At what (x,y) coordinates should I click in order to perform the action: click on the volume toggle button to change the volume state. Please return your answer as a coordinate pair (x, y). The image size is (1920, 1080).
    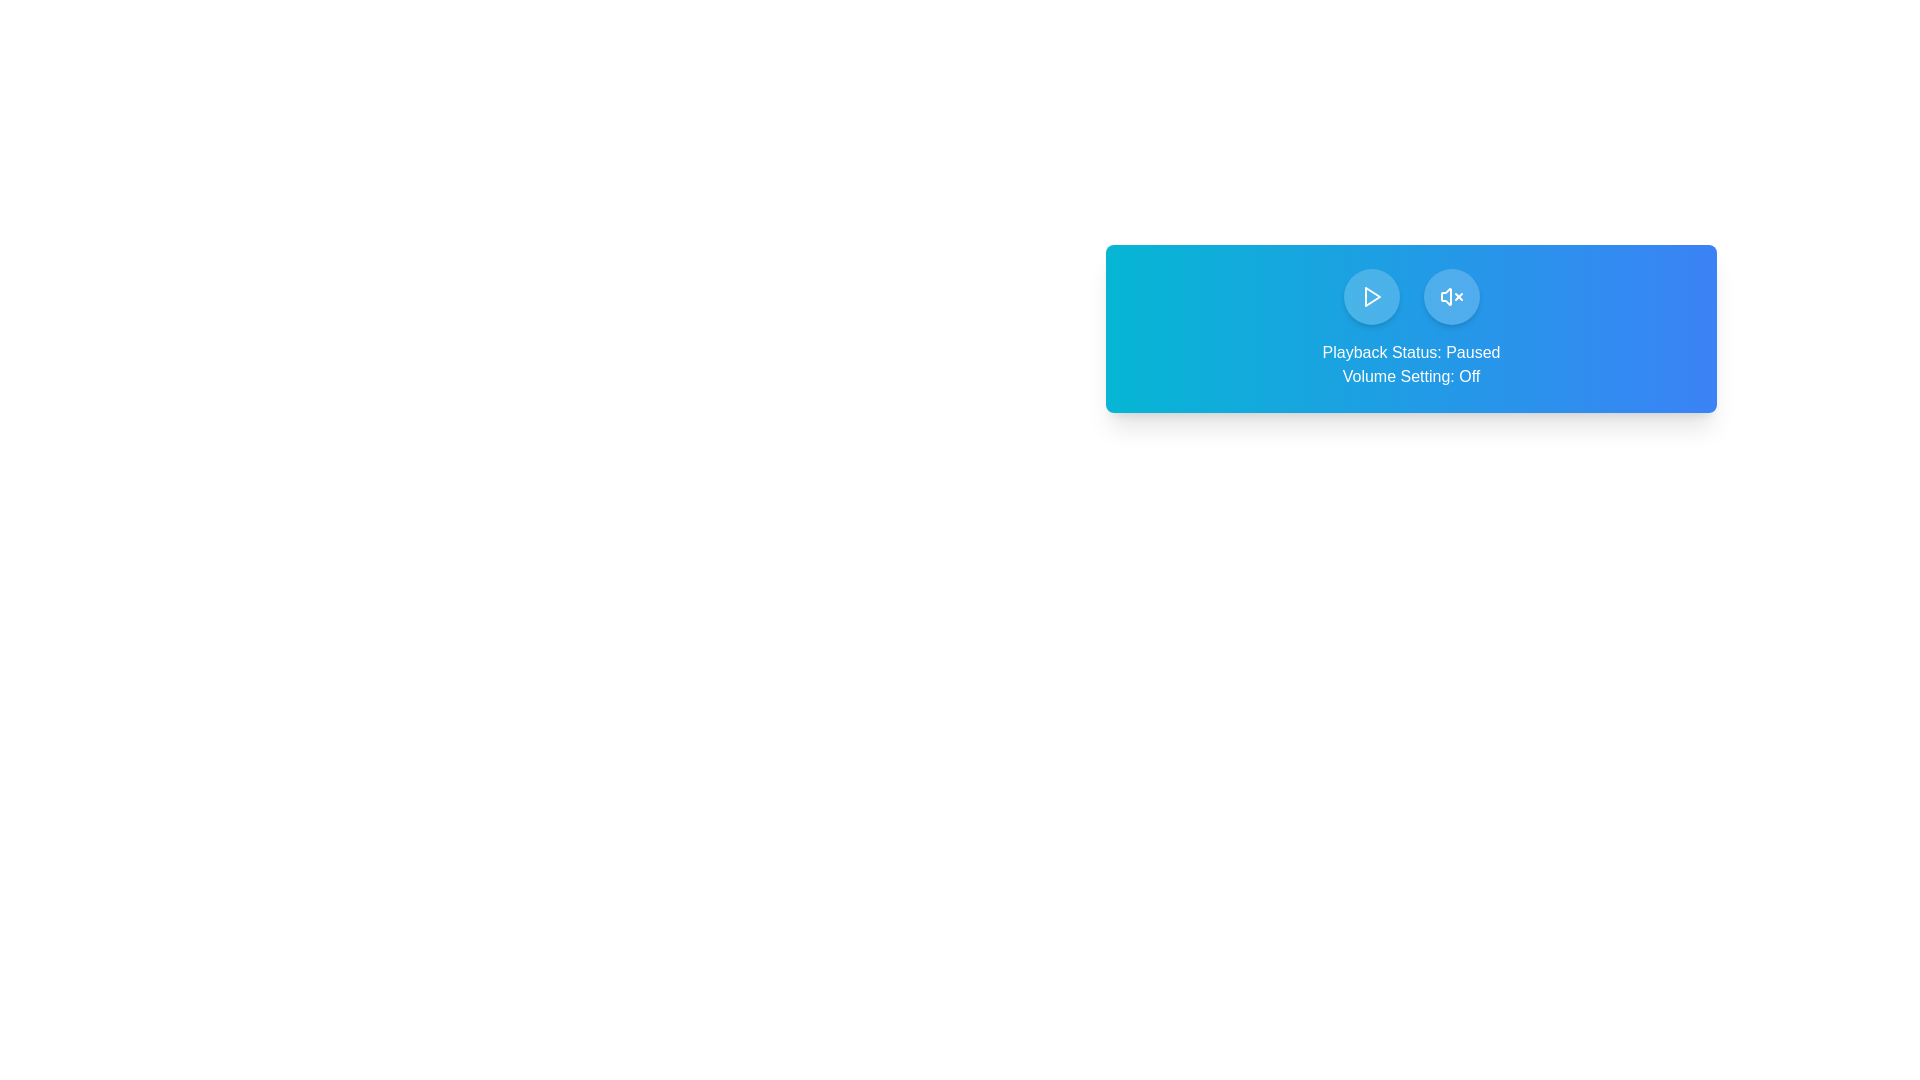
    Looking at the image, I should click on (1451, 297).